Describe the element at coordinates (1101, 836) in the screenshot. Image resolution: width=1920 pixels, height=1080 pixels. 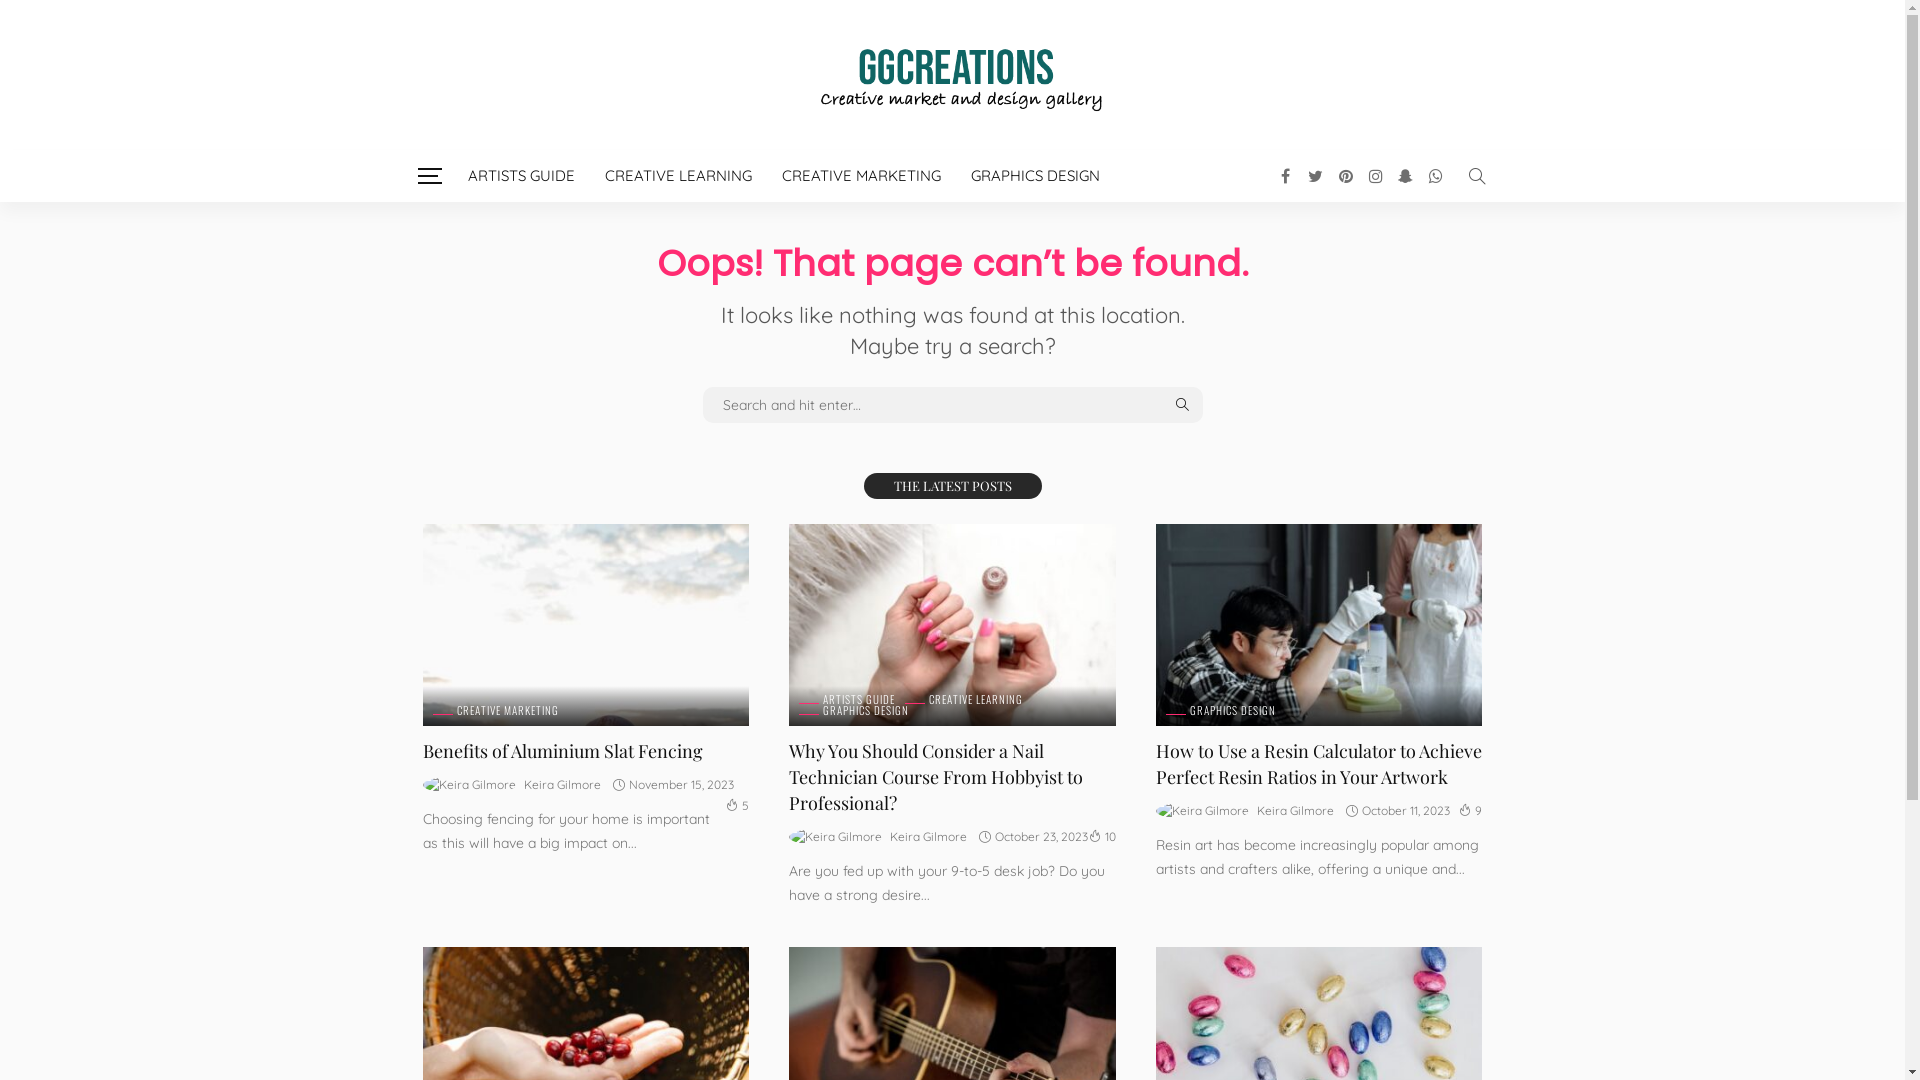
I see `'10'` at that location.